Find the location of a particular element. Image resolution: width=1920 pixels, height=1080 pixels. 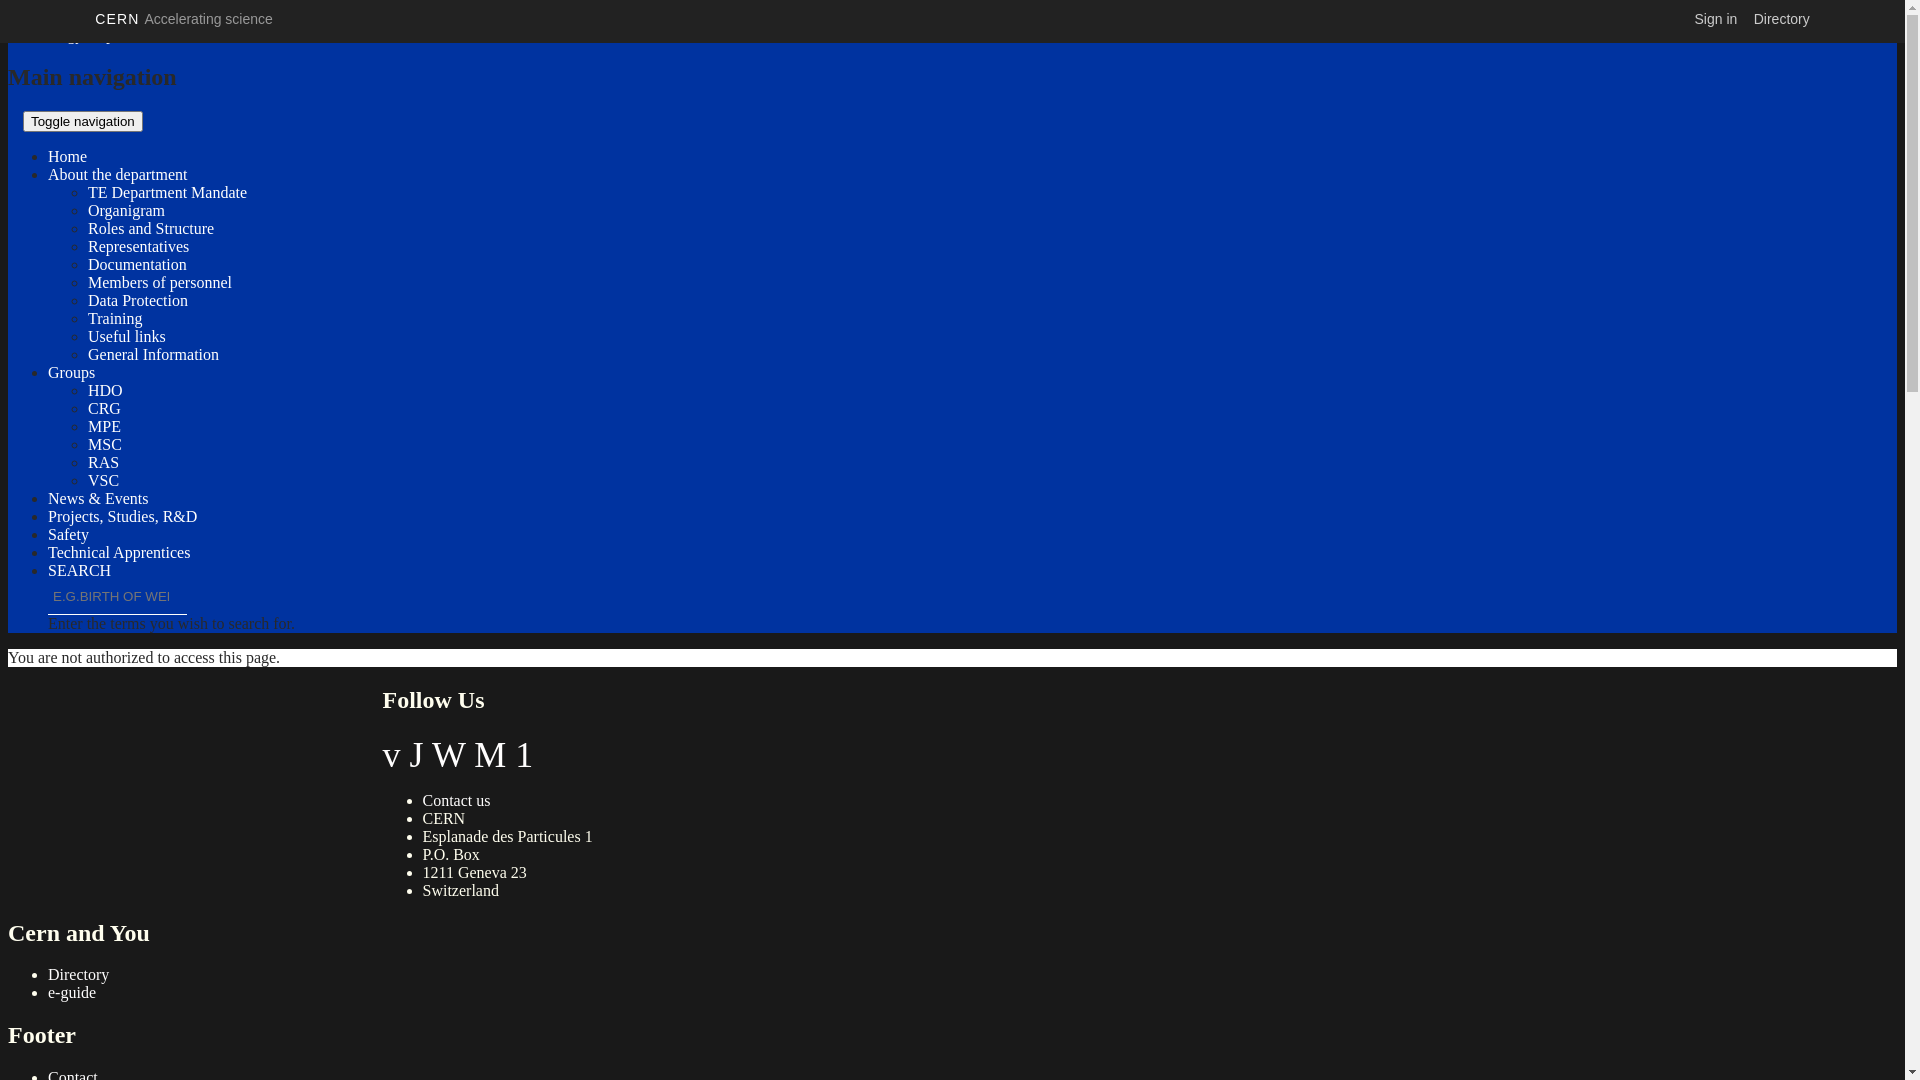

'Organigram' is located at coordinates (125, 210).